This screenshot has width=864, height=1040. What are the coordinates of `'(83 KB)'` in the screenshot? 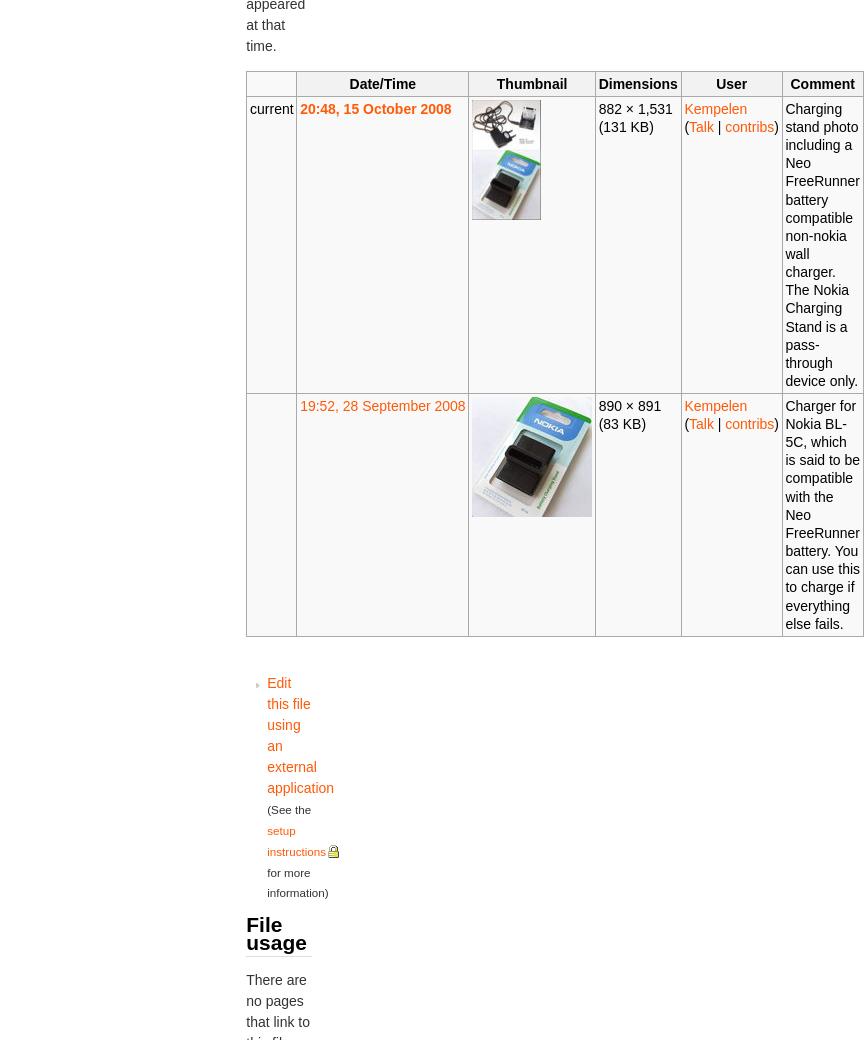 It's located at (620, 422).